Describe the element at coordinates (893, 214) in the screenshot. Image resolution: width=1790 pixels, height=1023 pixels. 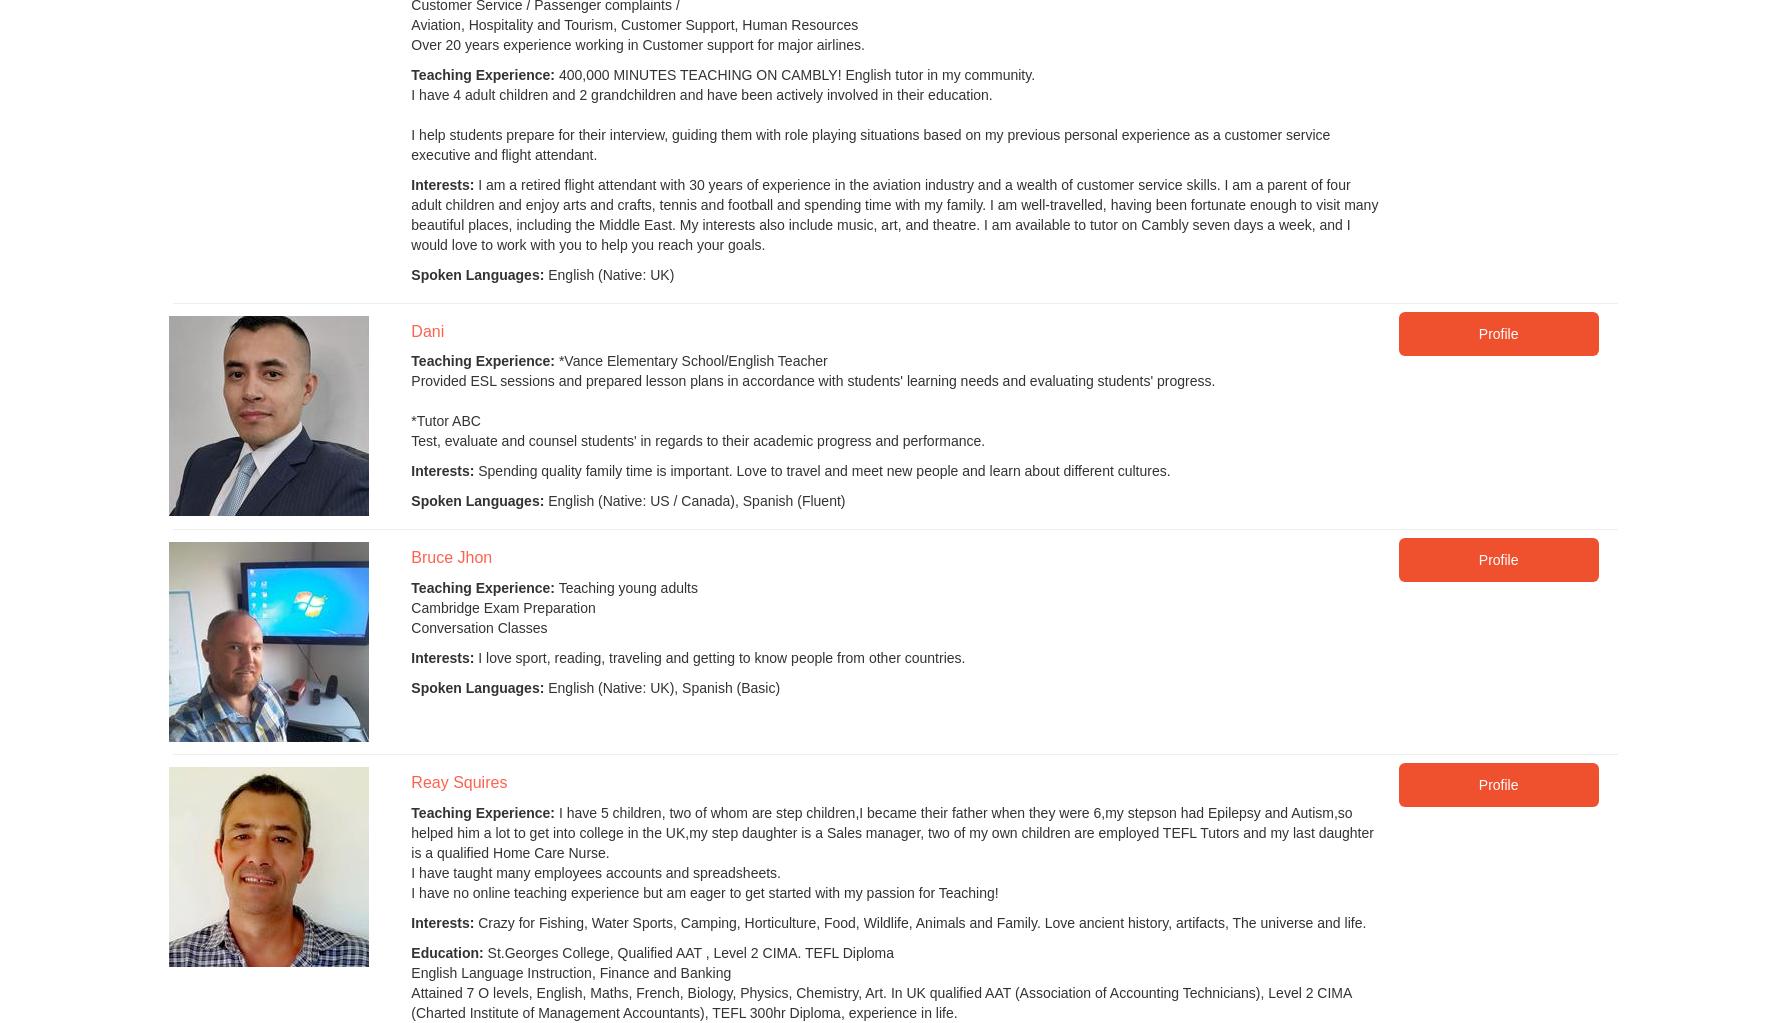
I see `'I am a retired flight attendant with 30 years of experience in the aviation industry and a wealth of customer service skills. I am a parent of four adult children and enjoy arts and crafts, tennis and football and spending time with my family. I am well-travelled, having been fortunate enough to visit many beautiful places, including the Middle East. My interests also include music, art, and theatre. I am available to tutor on Cambly seven days a week, and I would love to work with you to help you reach your goals.'` at that location.